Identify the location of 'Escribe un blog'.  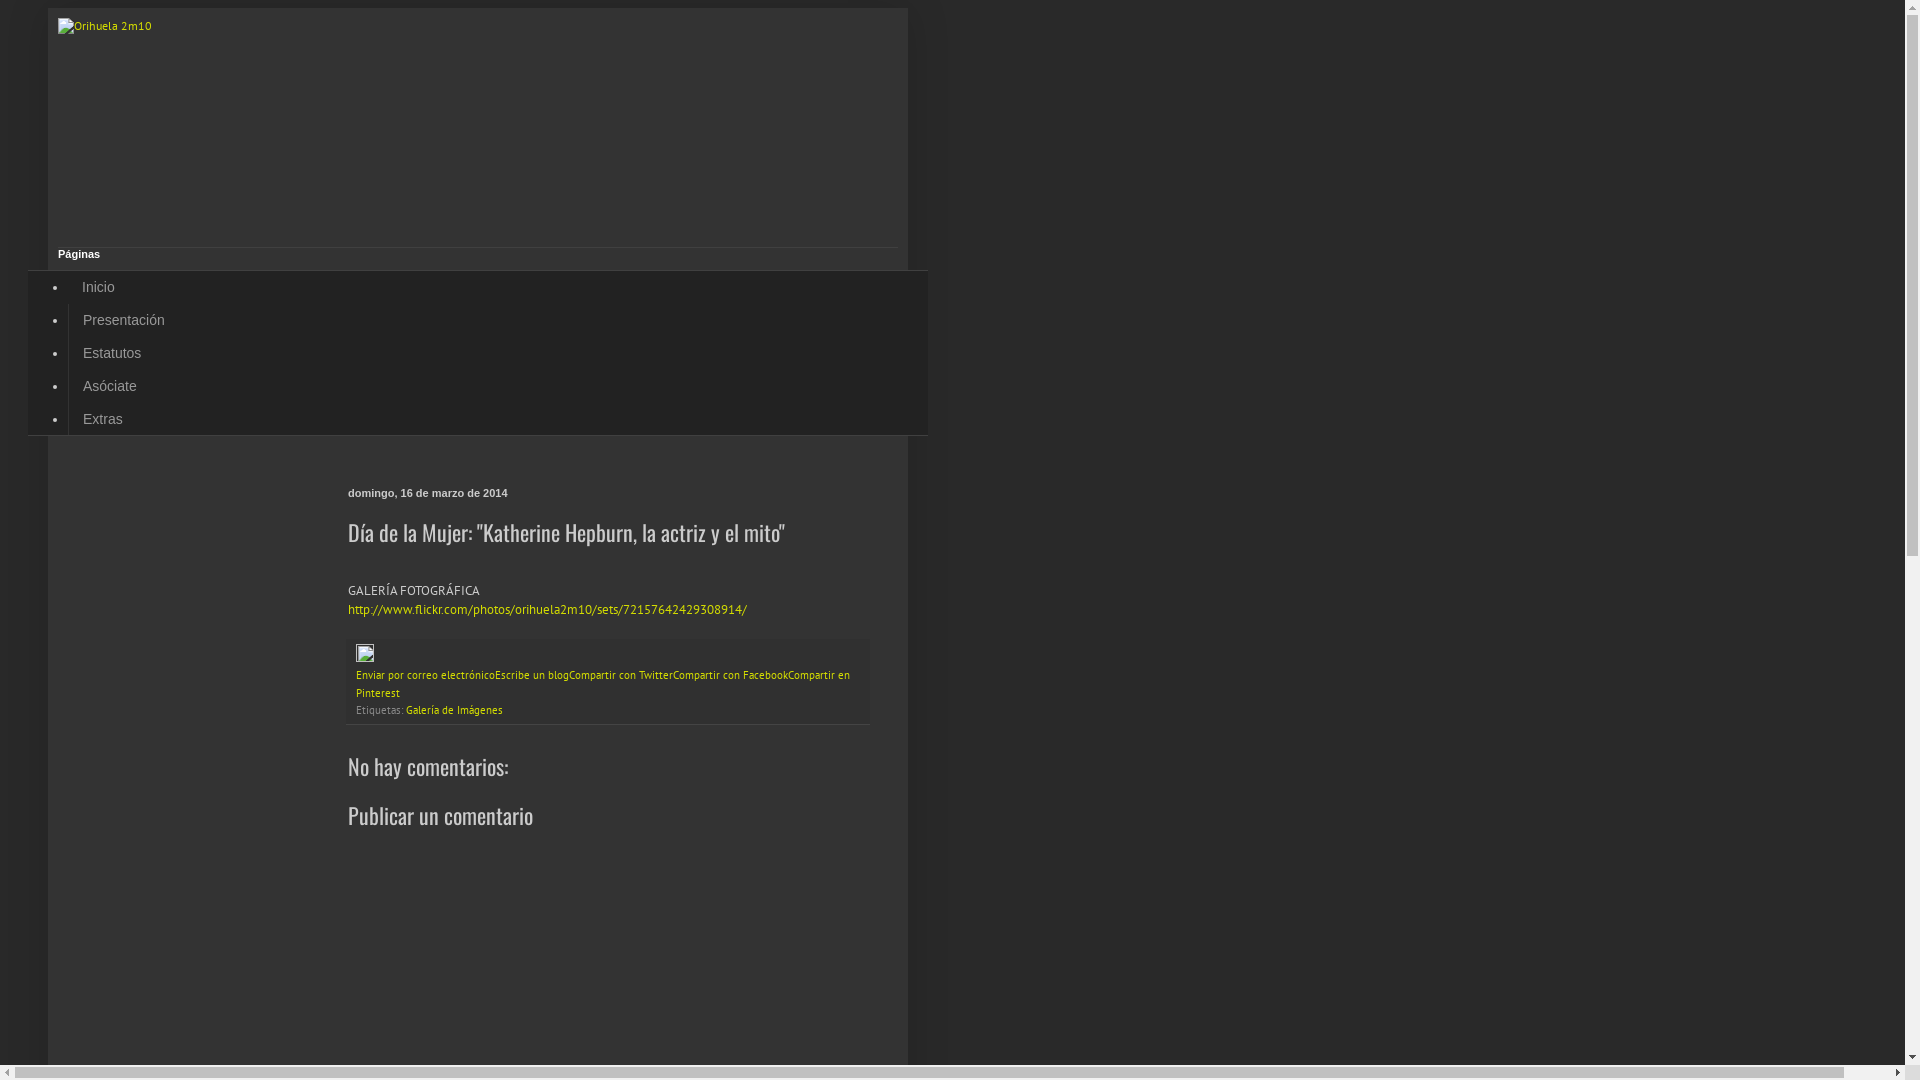
(532, 675).